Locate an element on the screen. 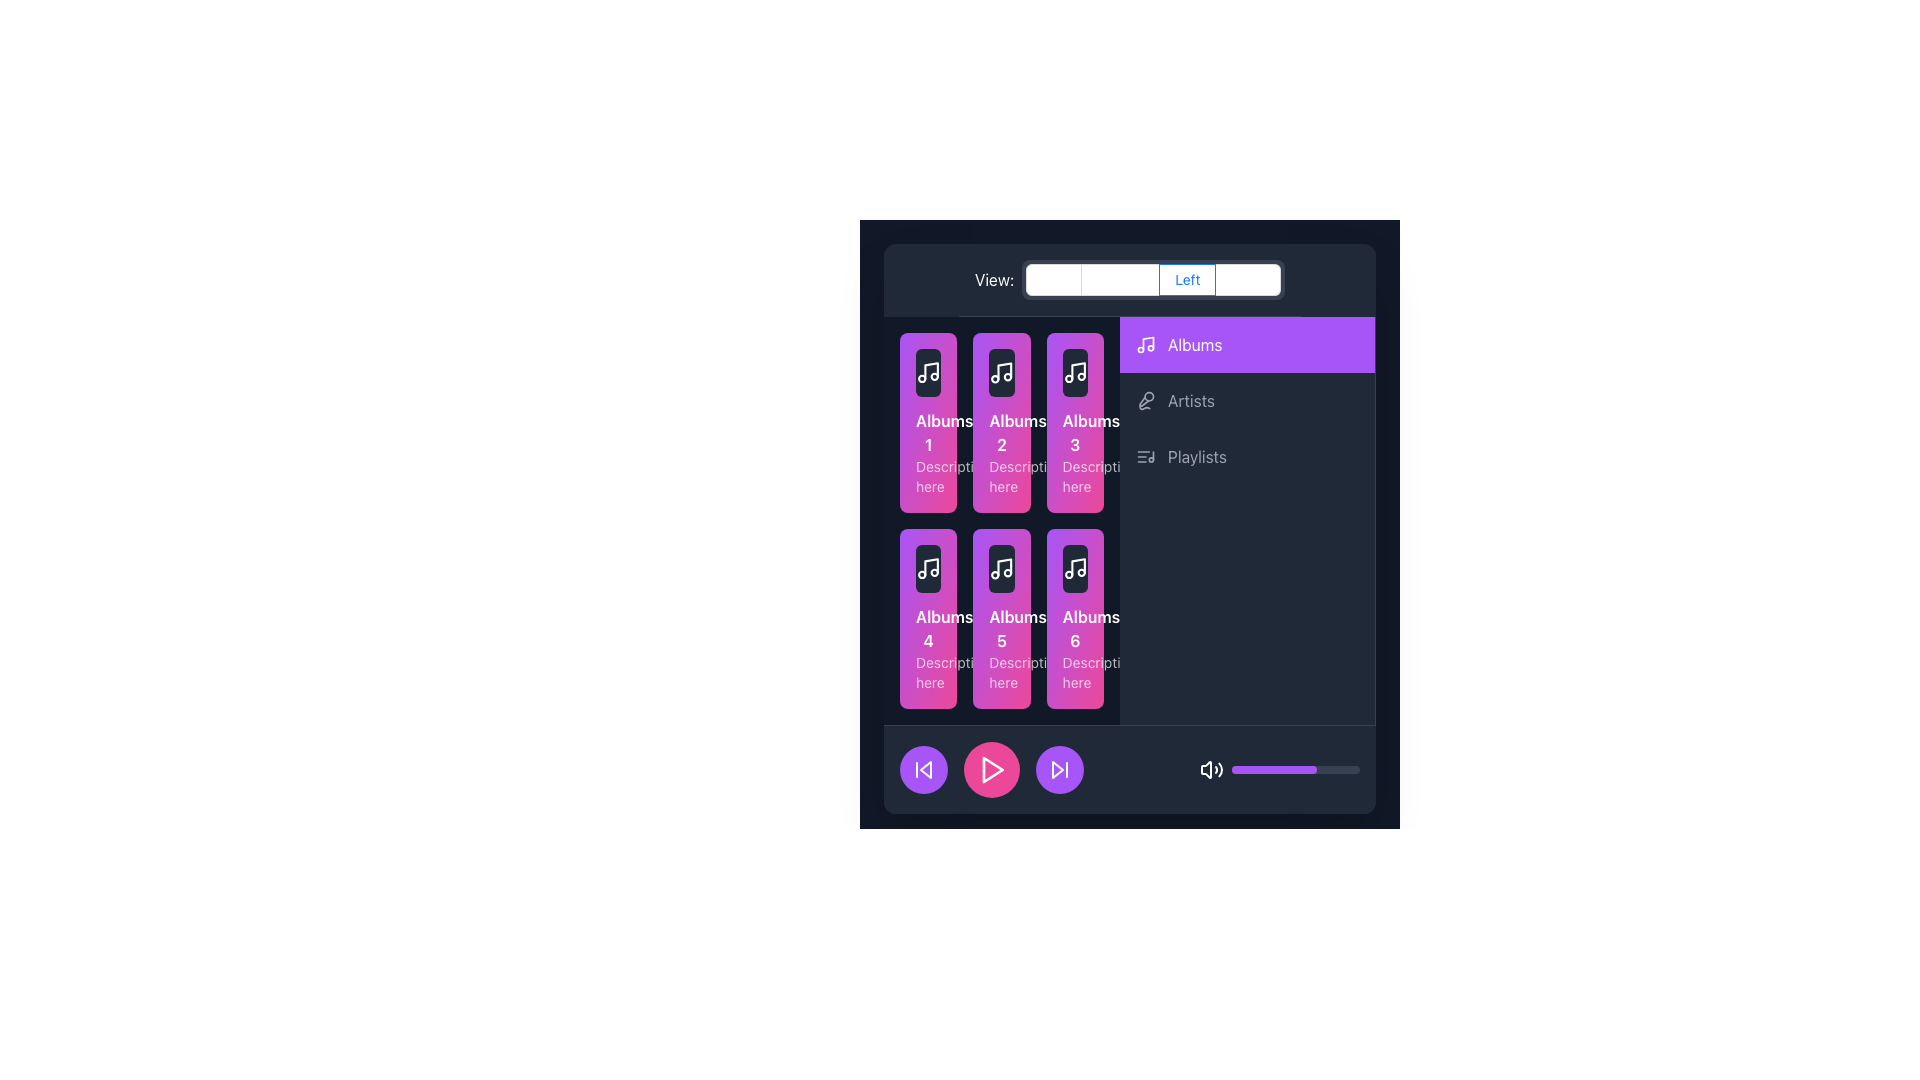  the volume or mute icon located on the bottom control panel of the media player is located at coordinates (1205, 769).